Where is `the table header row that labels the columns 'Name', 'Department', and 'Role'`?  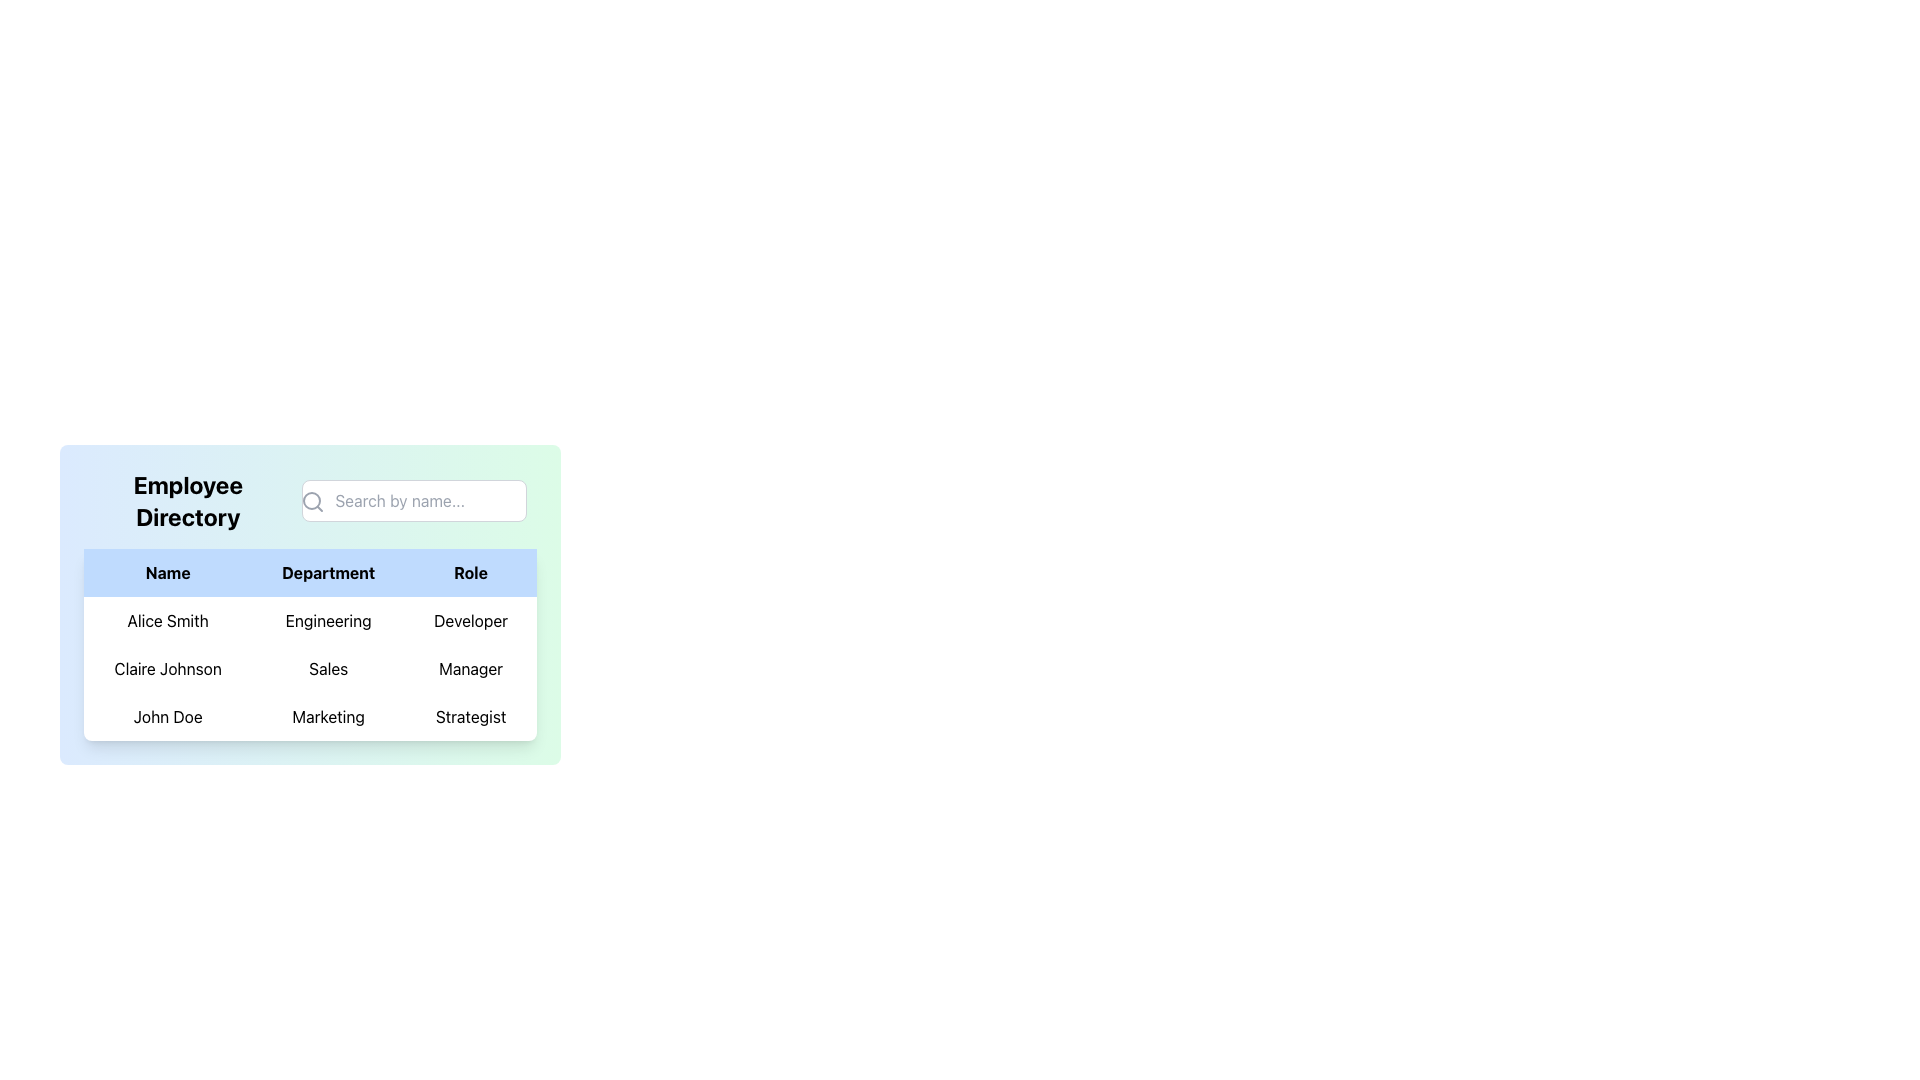
the table header row that labels the columns 'Name', 'Department', and 'Role' is located at coordinates (309, 573).